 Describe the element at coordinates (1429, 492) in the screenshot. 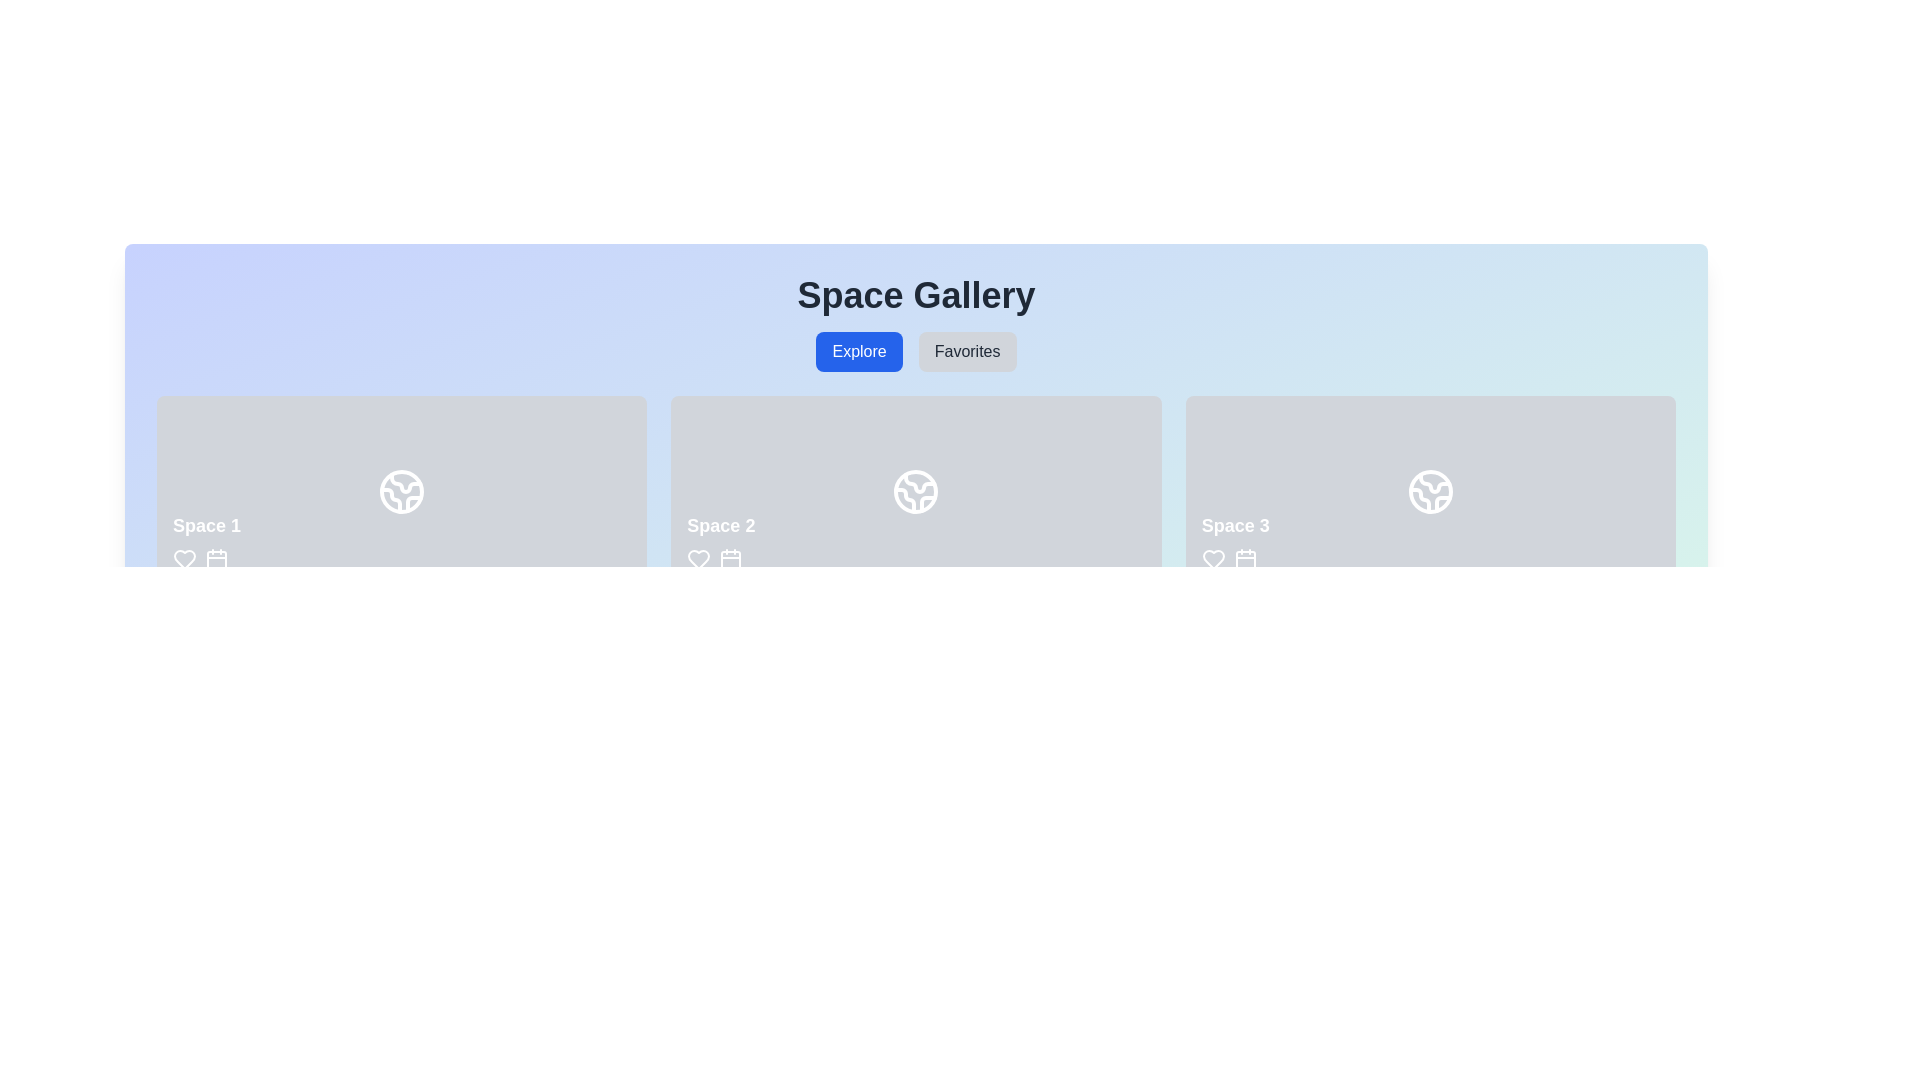

I see `the decorative SVG circle element that is part of the globe icon in the 'Space 3' box of the horizontally arranged gallery` at that location.